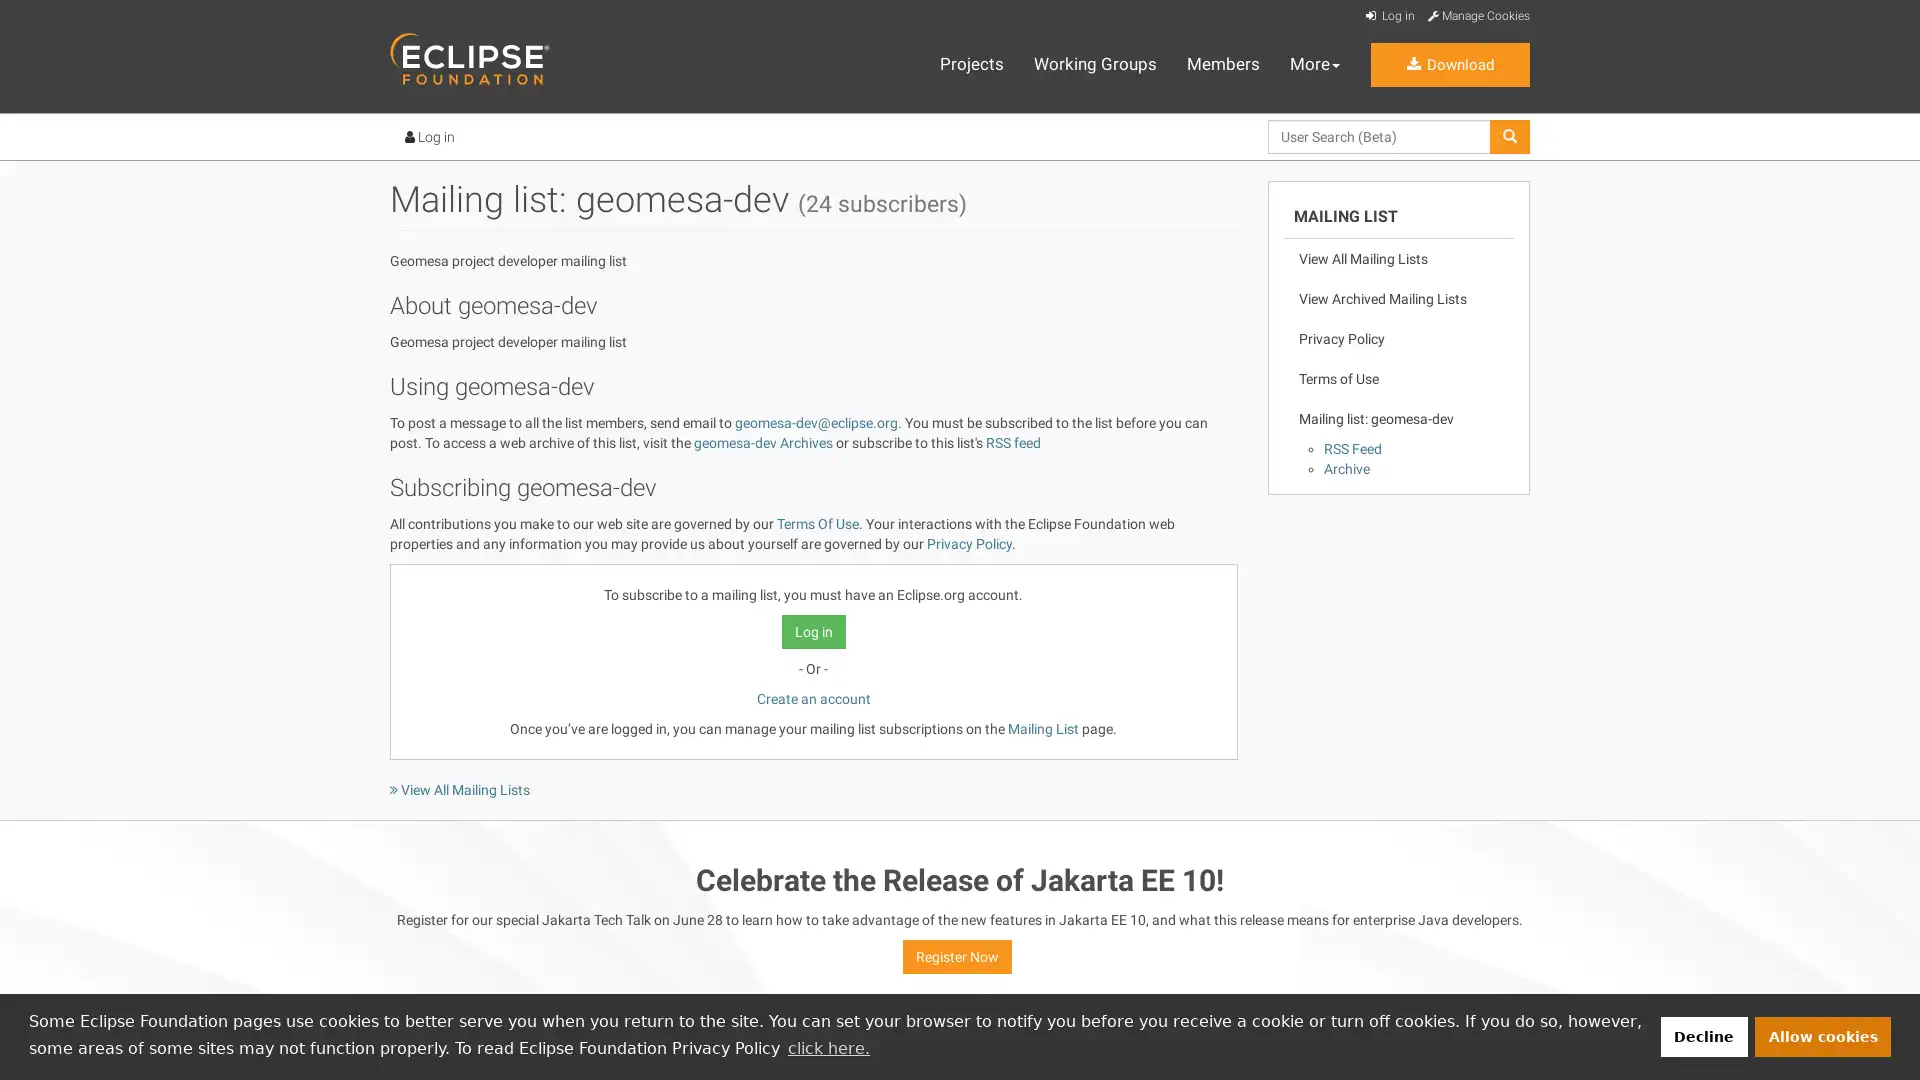 The width and height of the screenshot is (1920, 1080). I want to click on deny cookies, so click(1702, 1035).